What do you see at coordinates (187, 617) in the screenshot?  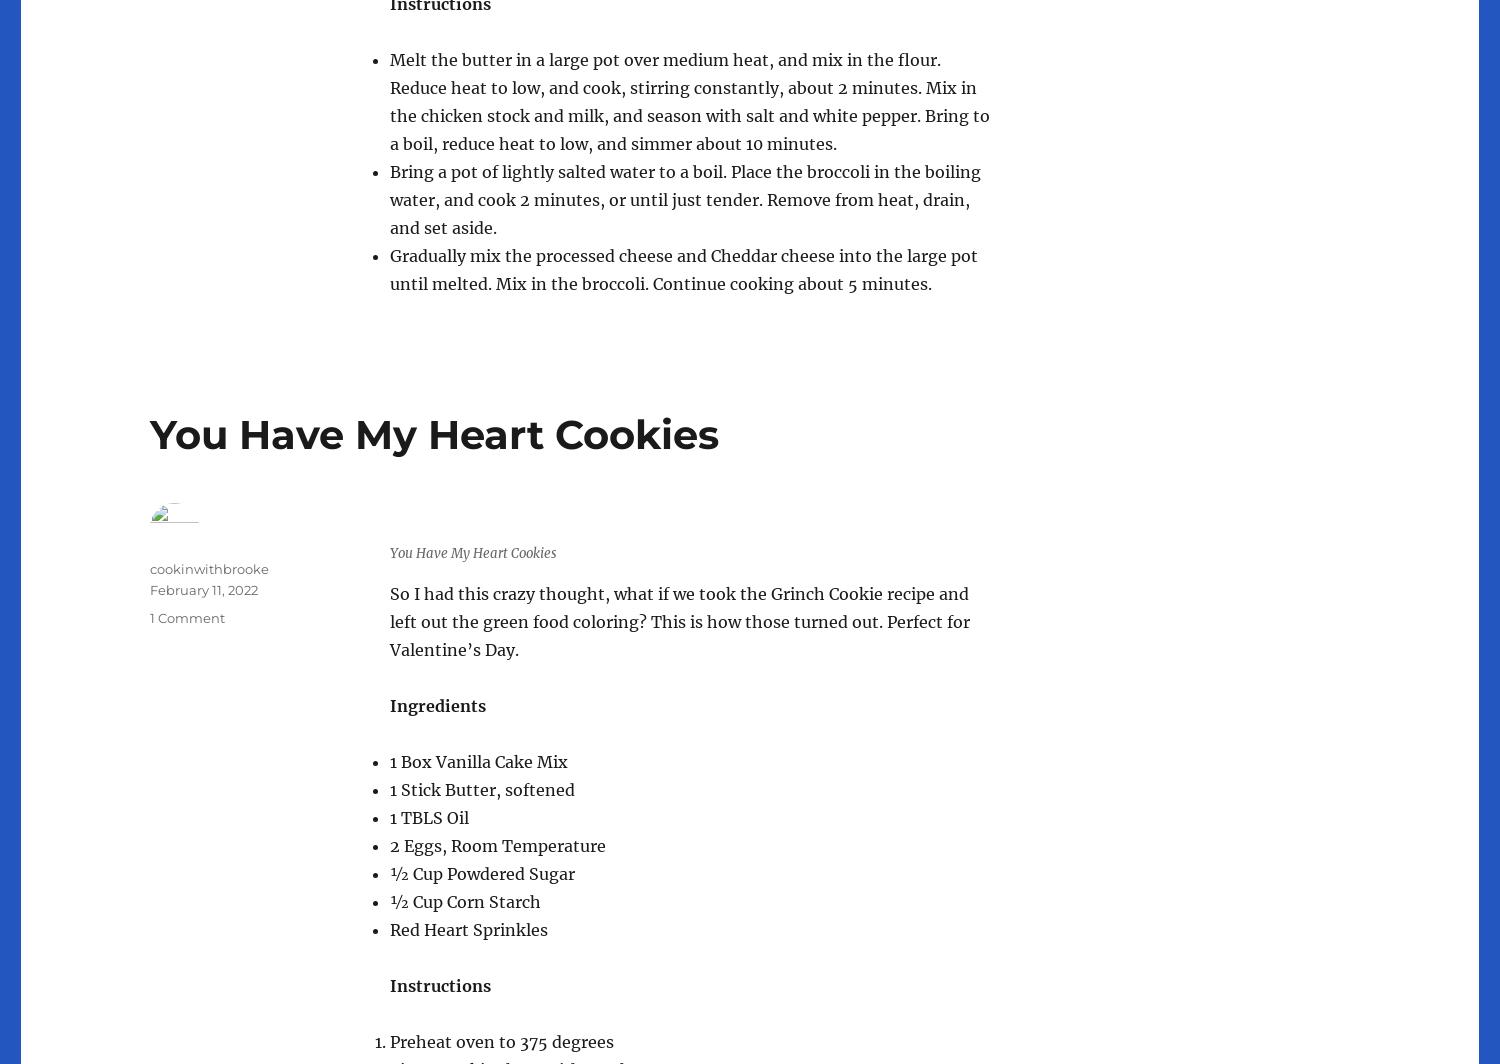 I see `'1 Comment'` at bounding box center [187, 617].